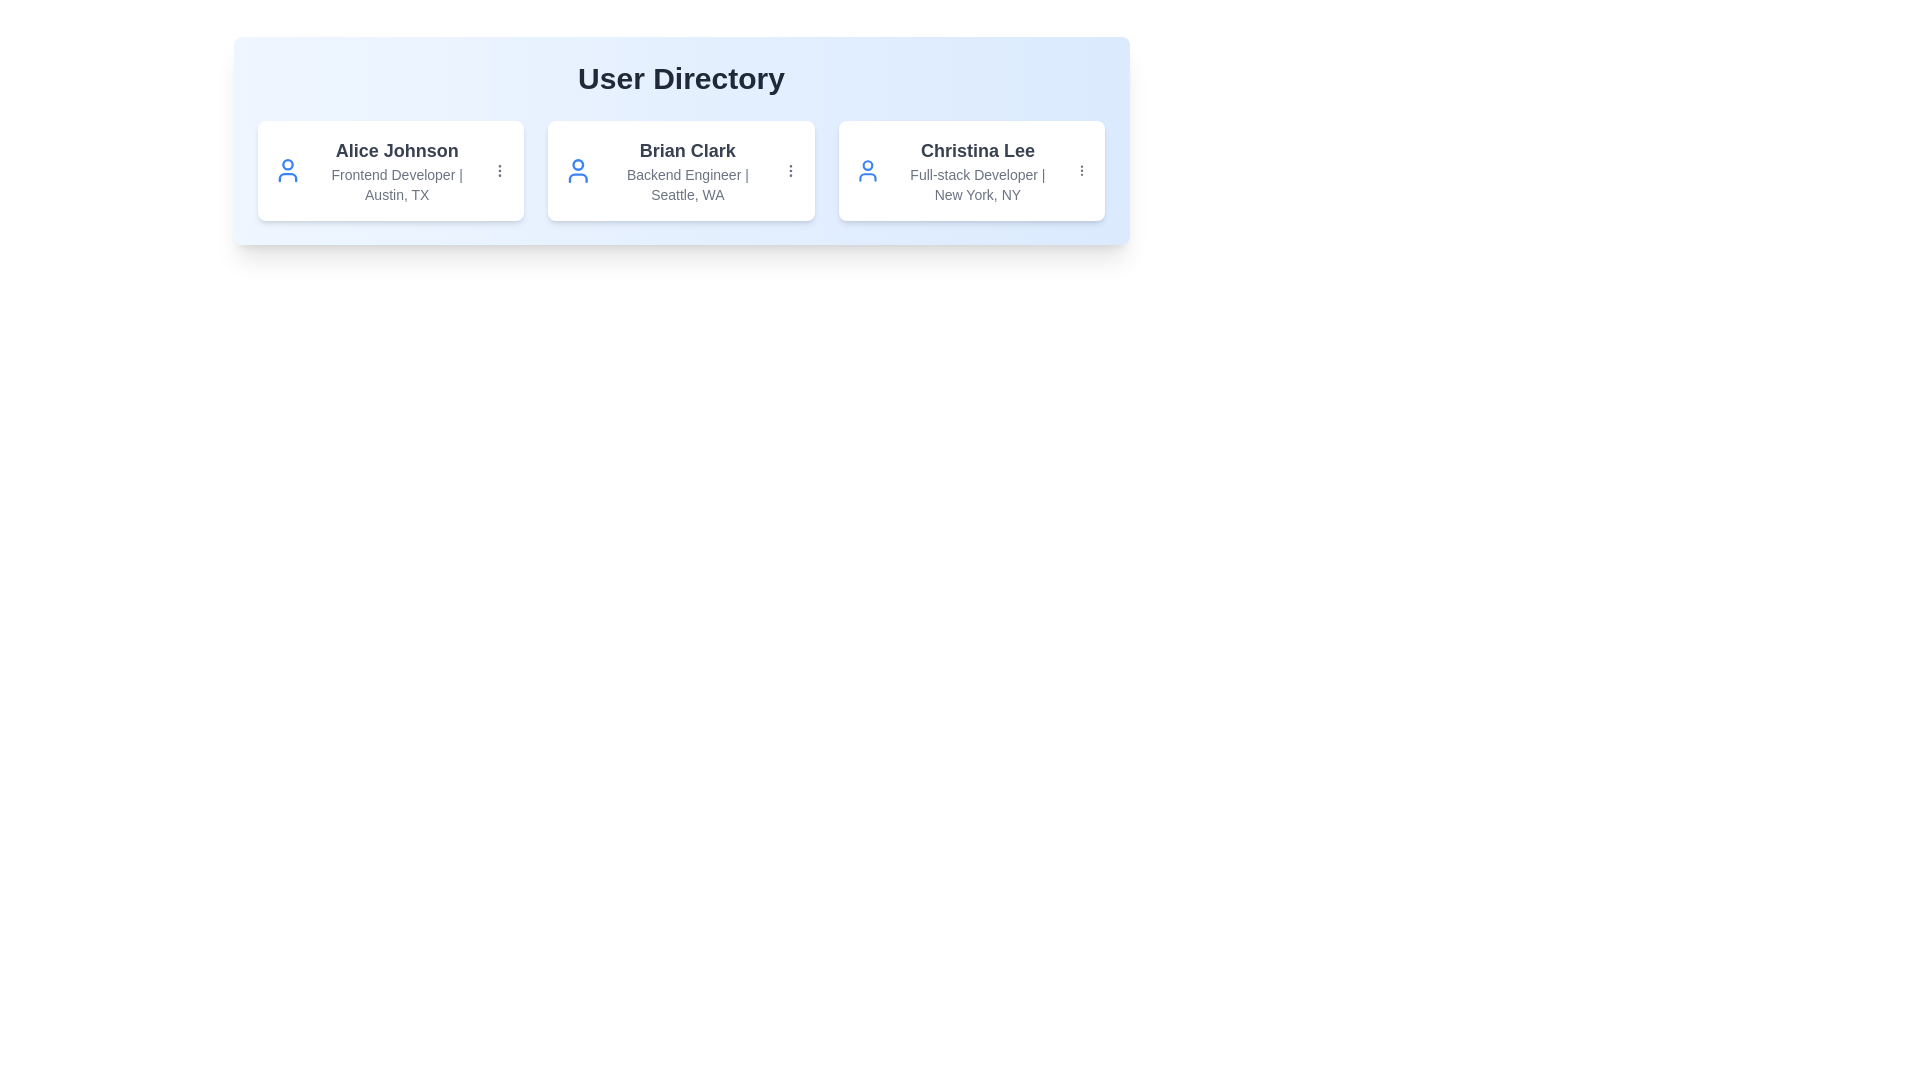 This screenshot has width=1920, height=1080. I want to click on the 'MoreVertical' icon for the user card corresponding to Brian Clark, so click(789, 169).